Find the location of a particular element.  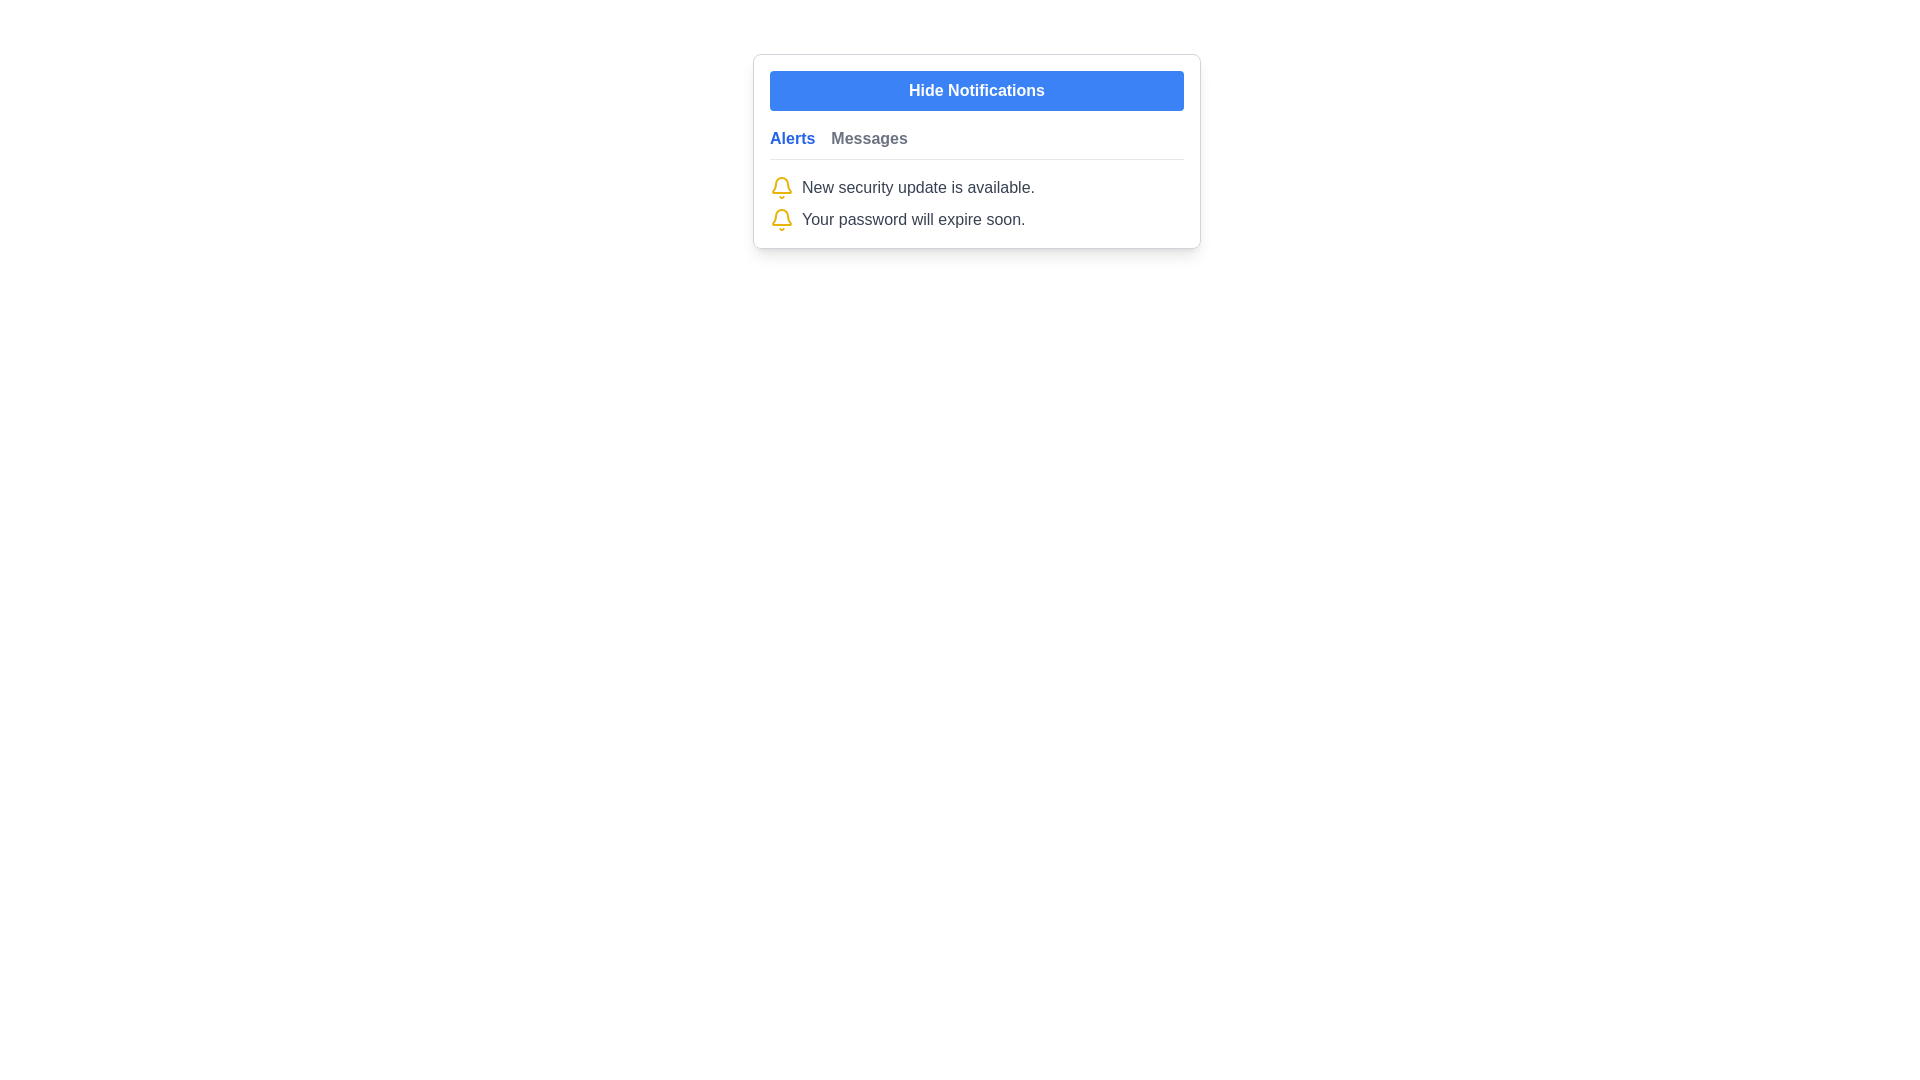

text of the second notification message located below the 'Alerts' tab in the notification box, which informs the user about the expiration of their password is located at coordinates (977, 219).